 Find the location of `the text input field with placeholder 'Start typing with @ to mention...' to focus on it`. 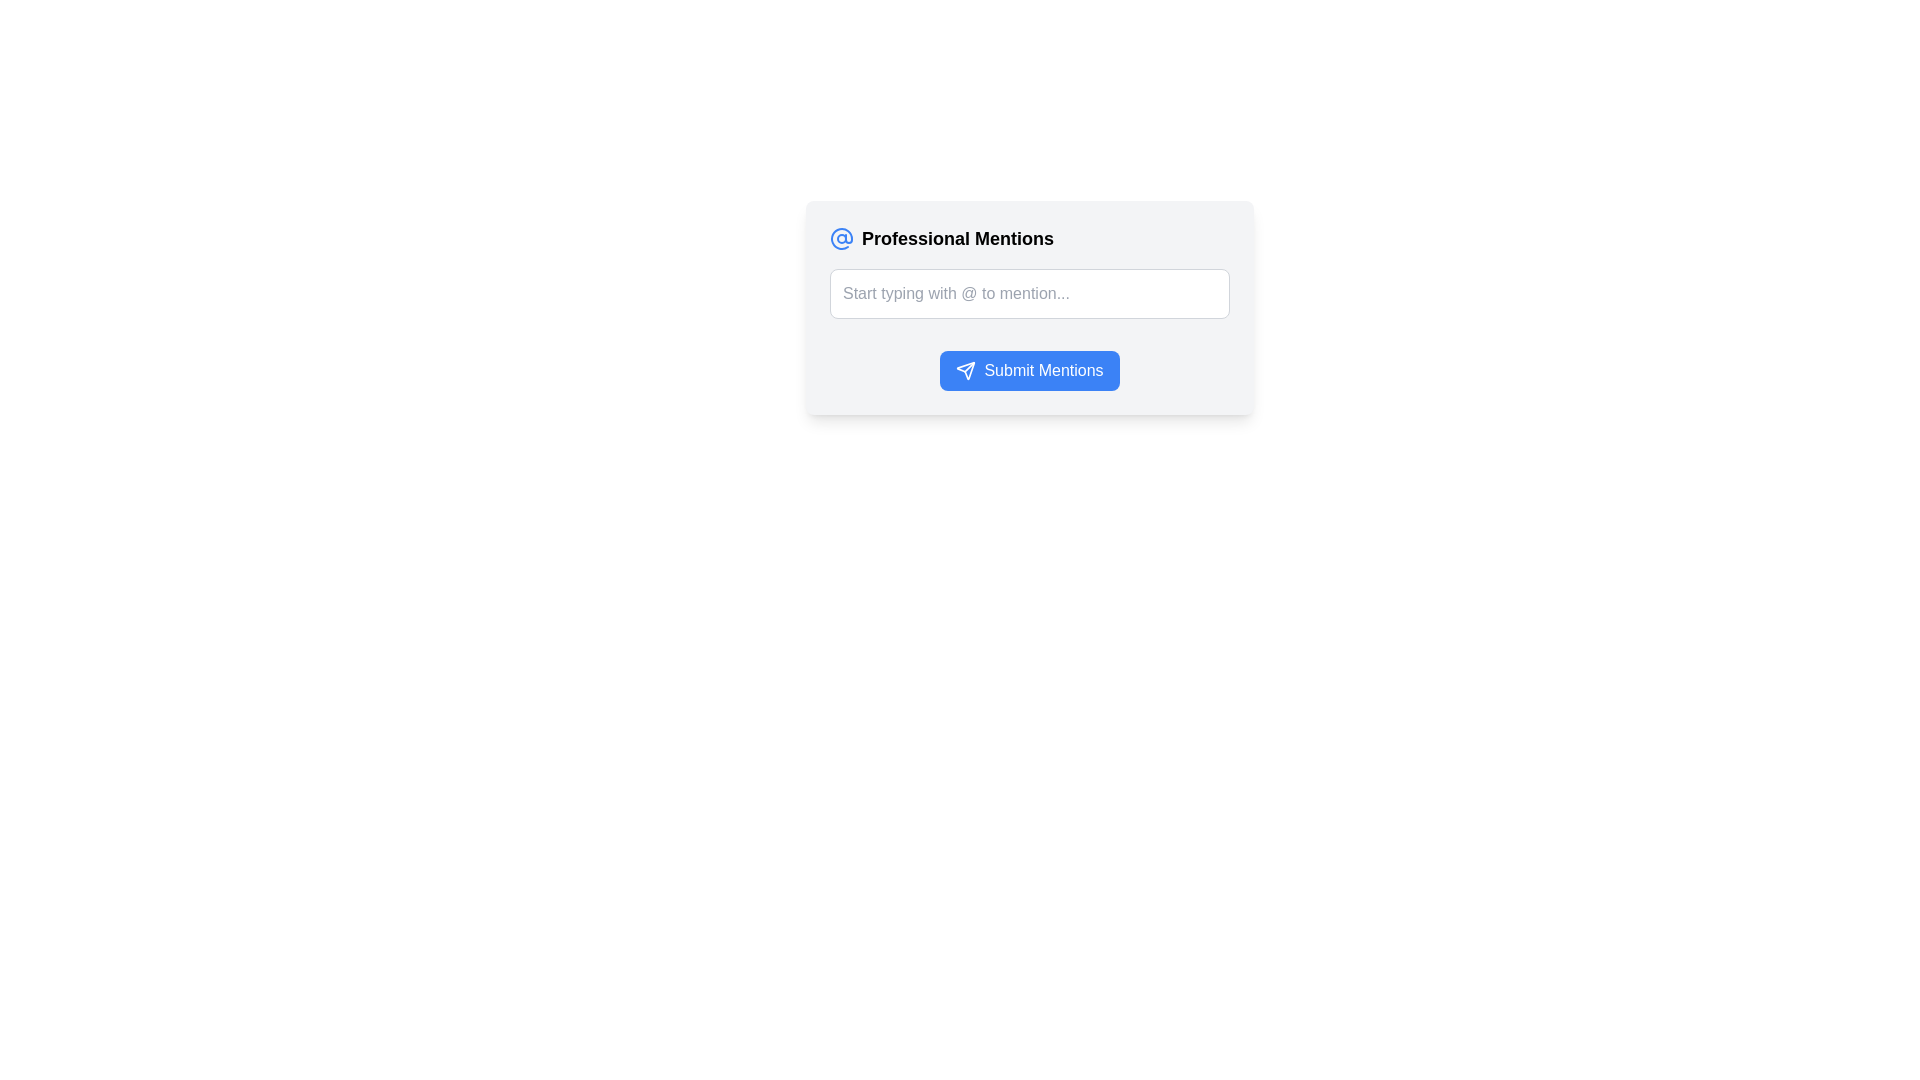

the text input field with placeholder 'Start typing with @ to mention...' to focus on it is located at coordinates (1030, 308).